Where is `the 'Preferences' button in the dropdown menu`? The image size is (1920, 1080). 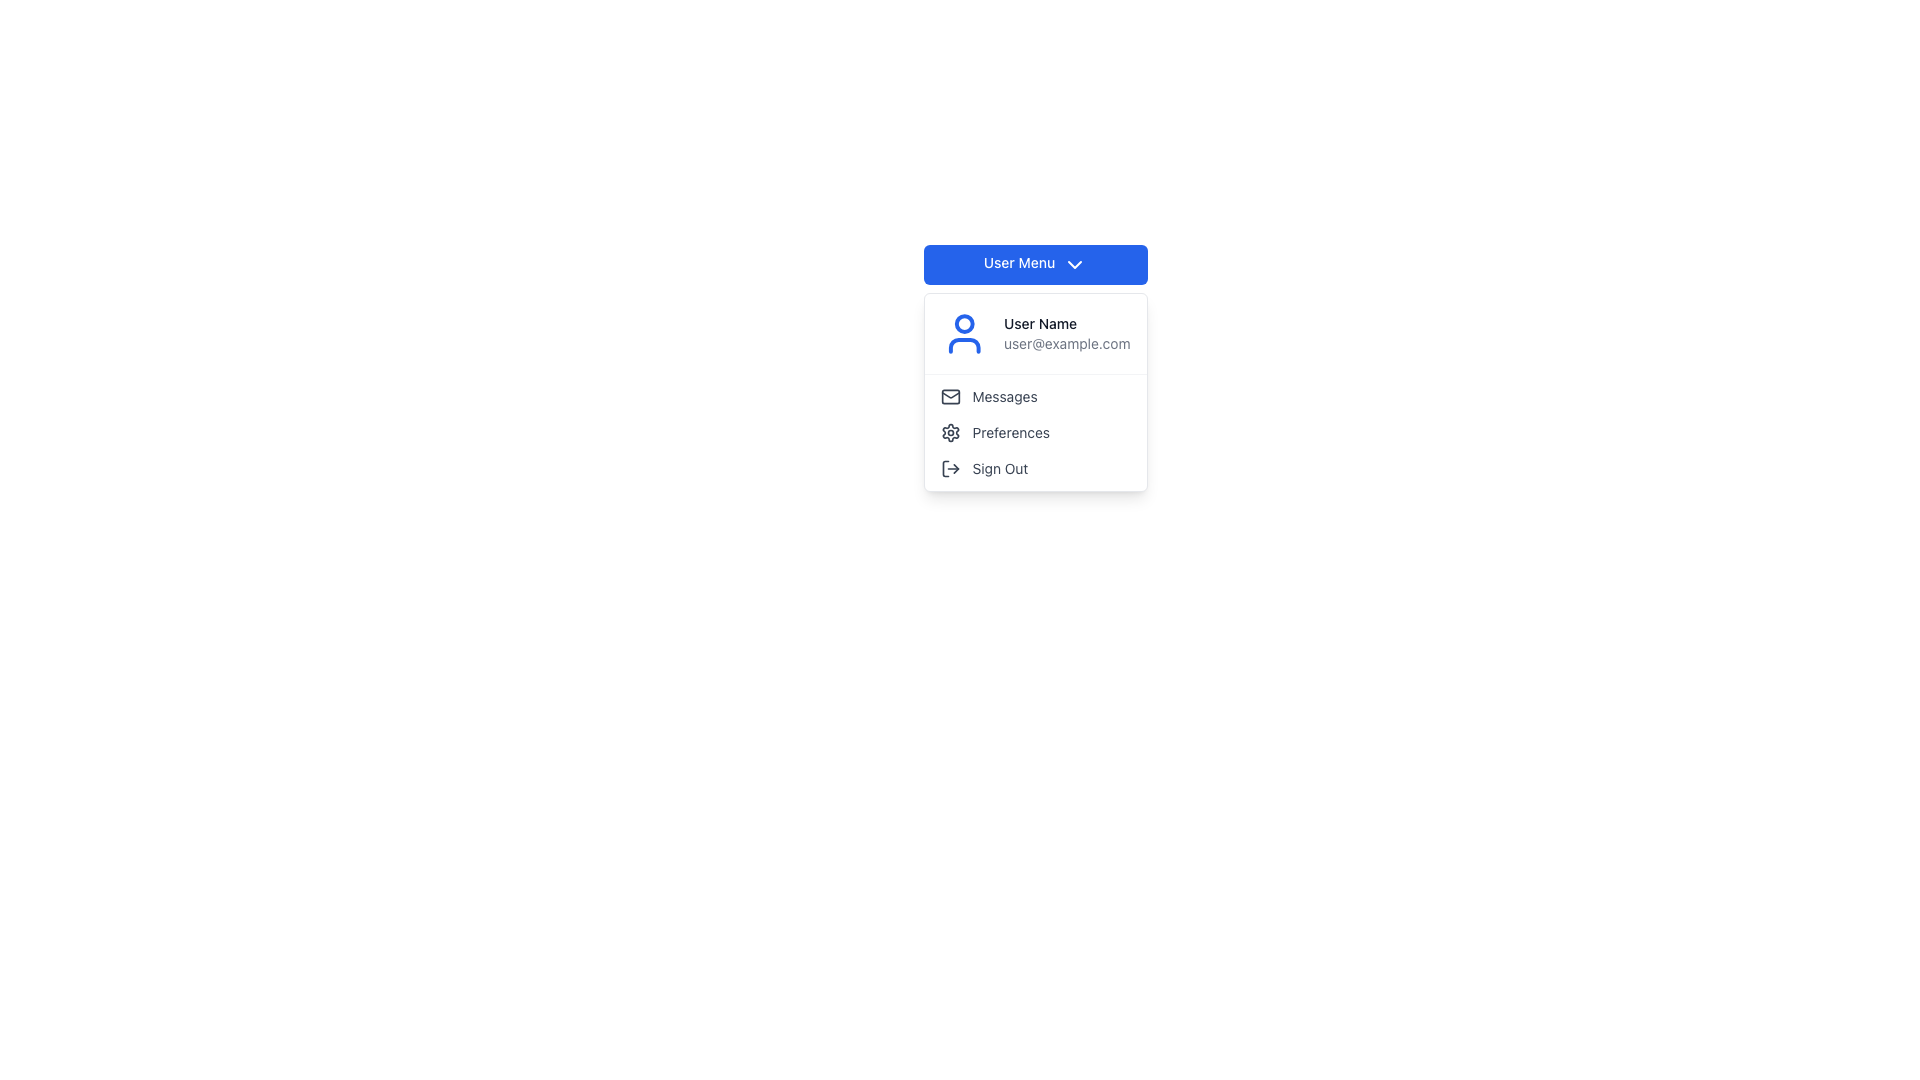 the 'Preferences' button in the dropdown menu is located at coordinates (1035, 431).